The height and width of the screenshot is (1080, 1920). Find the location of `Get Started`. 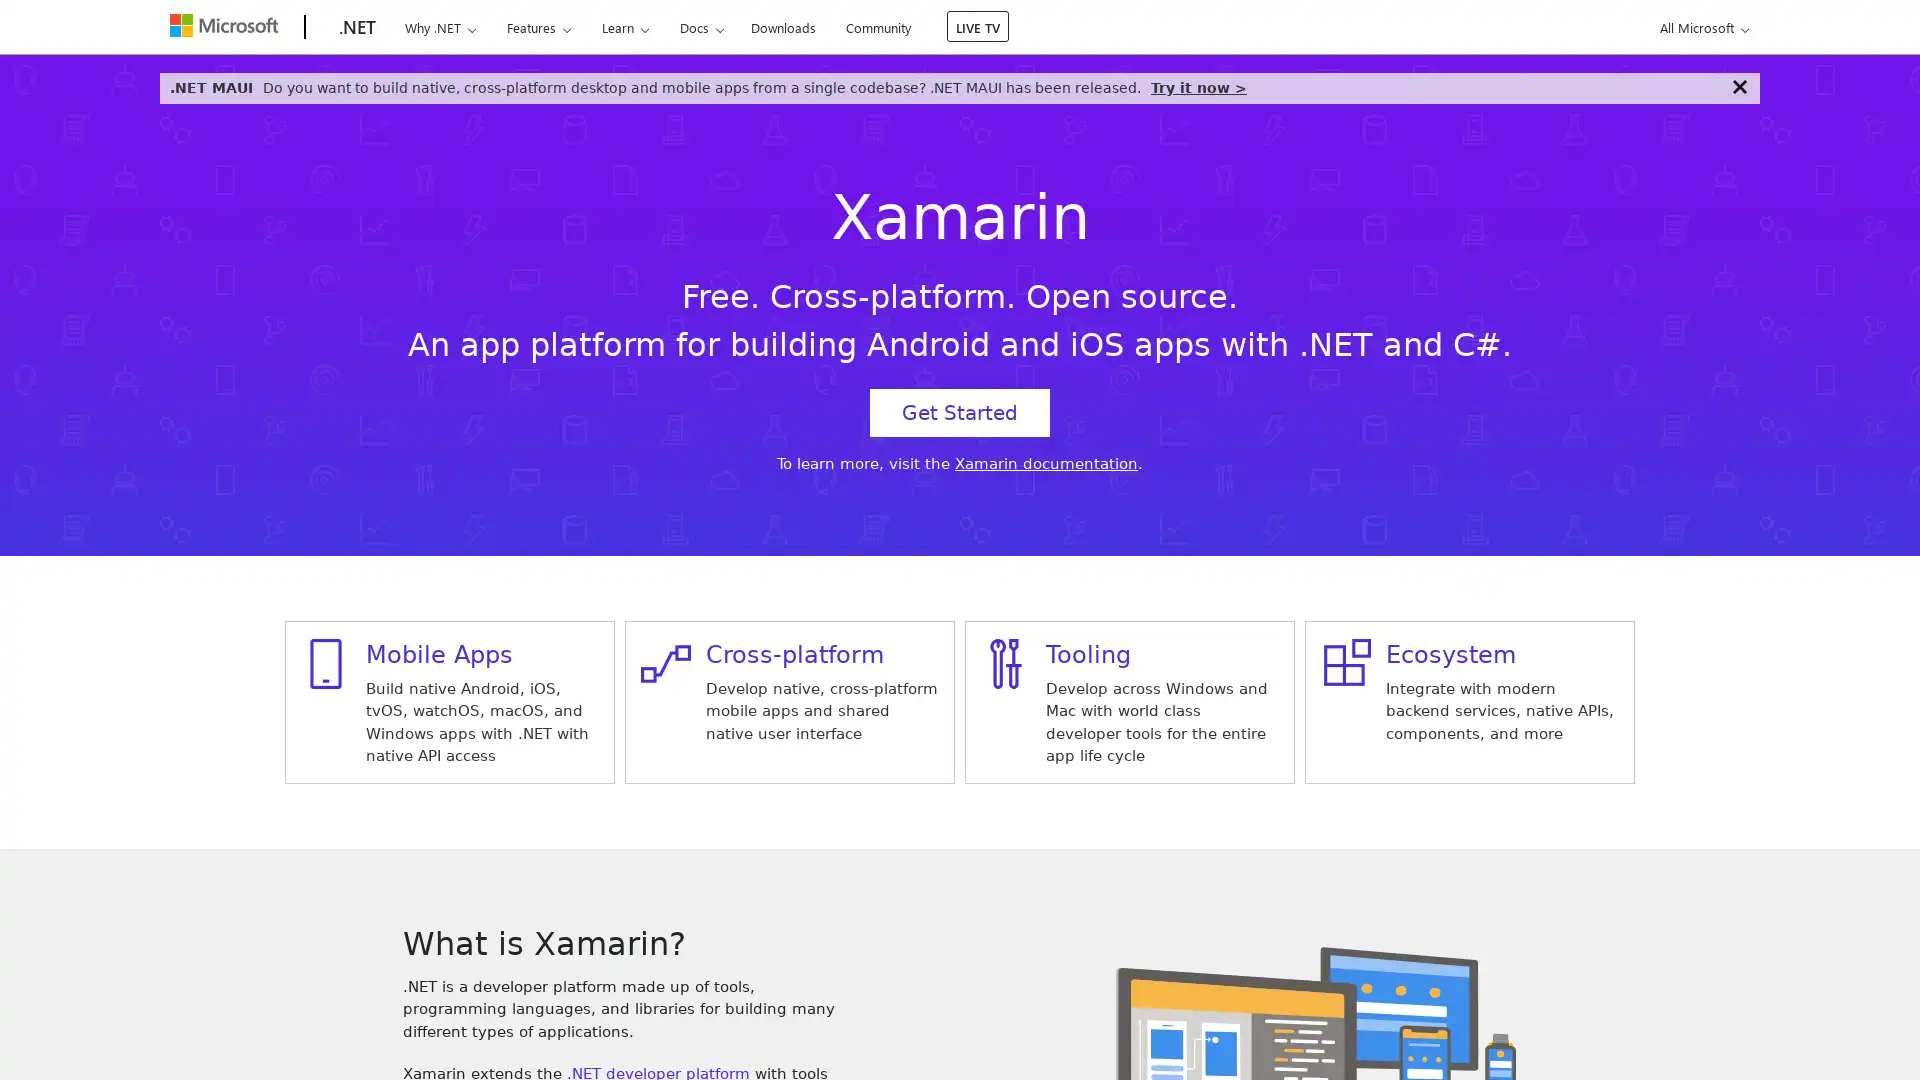

Get Started is located at coordinates (960, 411).